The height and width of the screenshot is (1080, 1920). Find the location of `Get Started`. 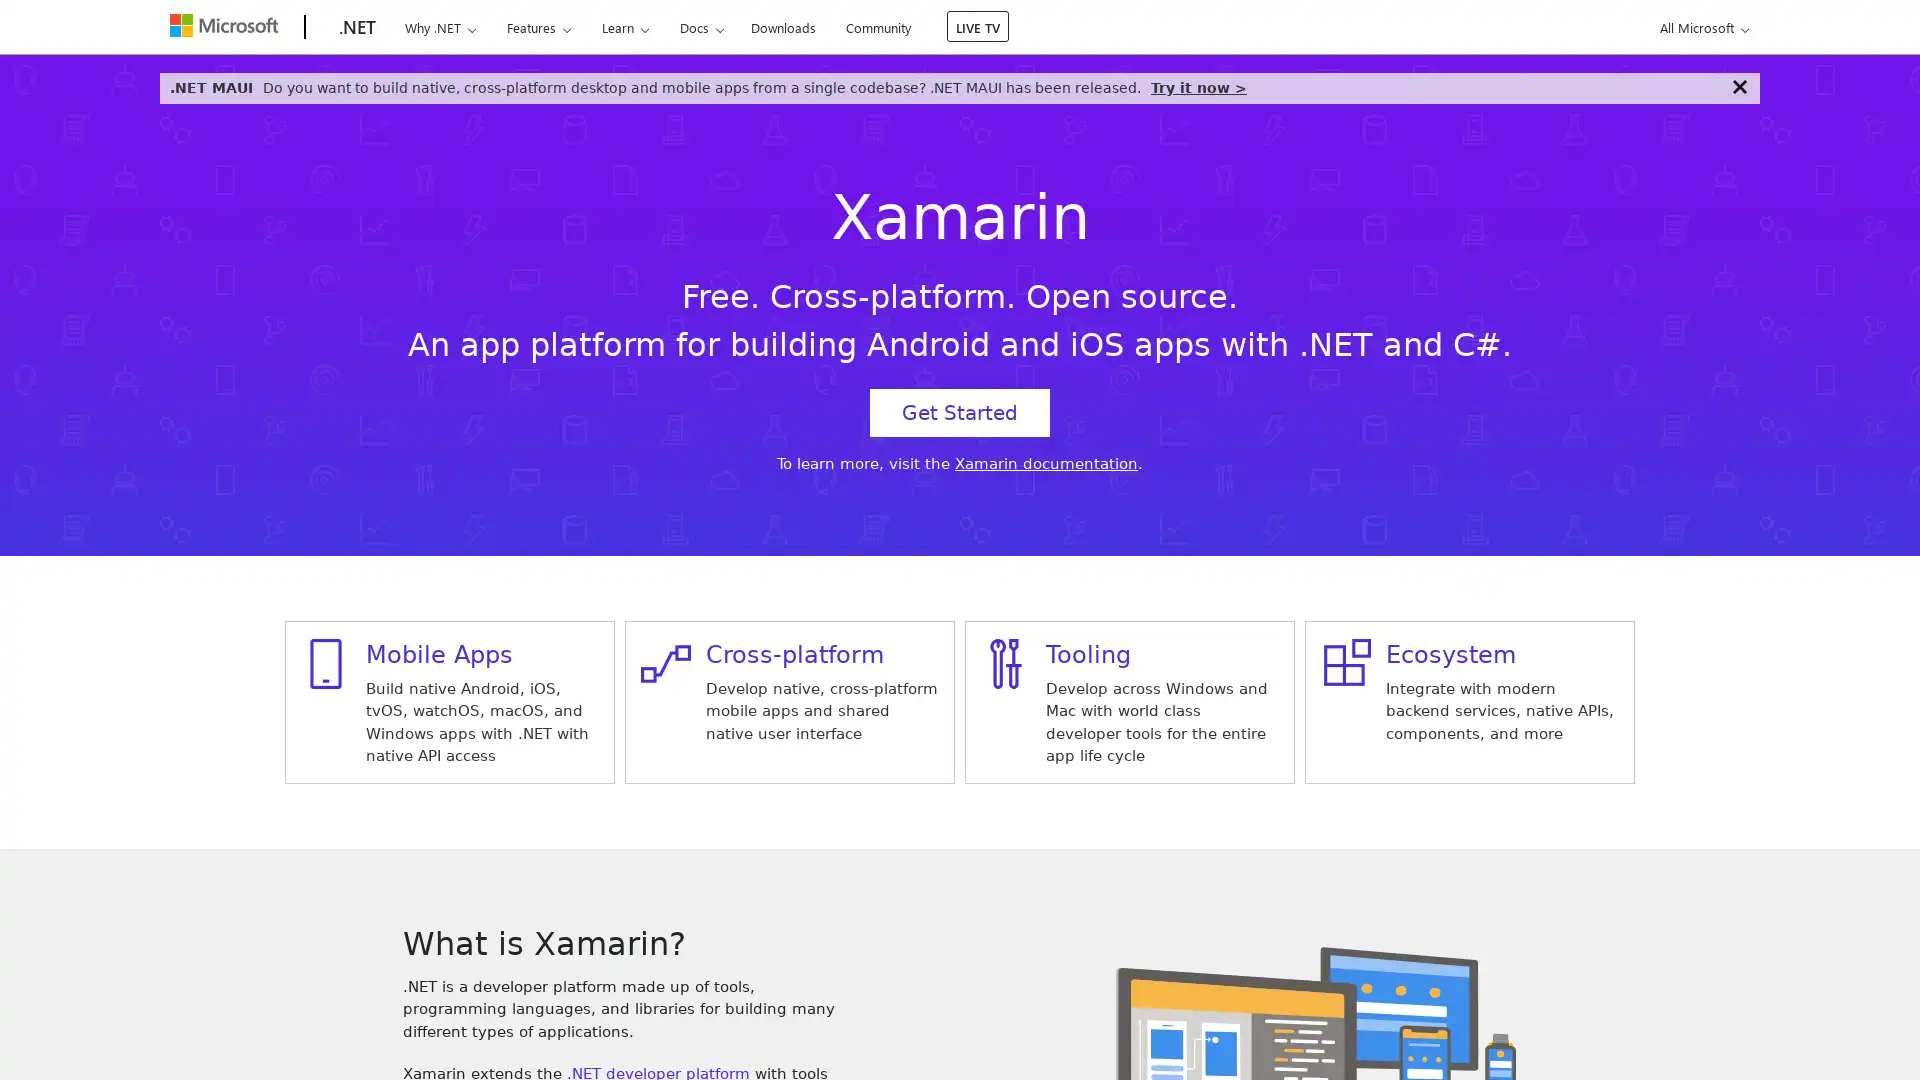

Get Started is located at coordinates (960, 411).